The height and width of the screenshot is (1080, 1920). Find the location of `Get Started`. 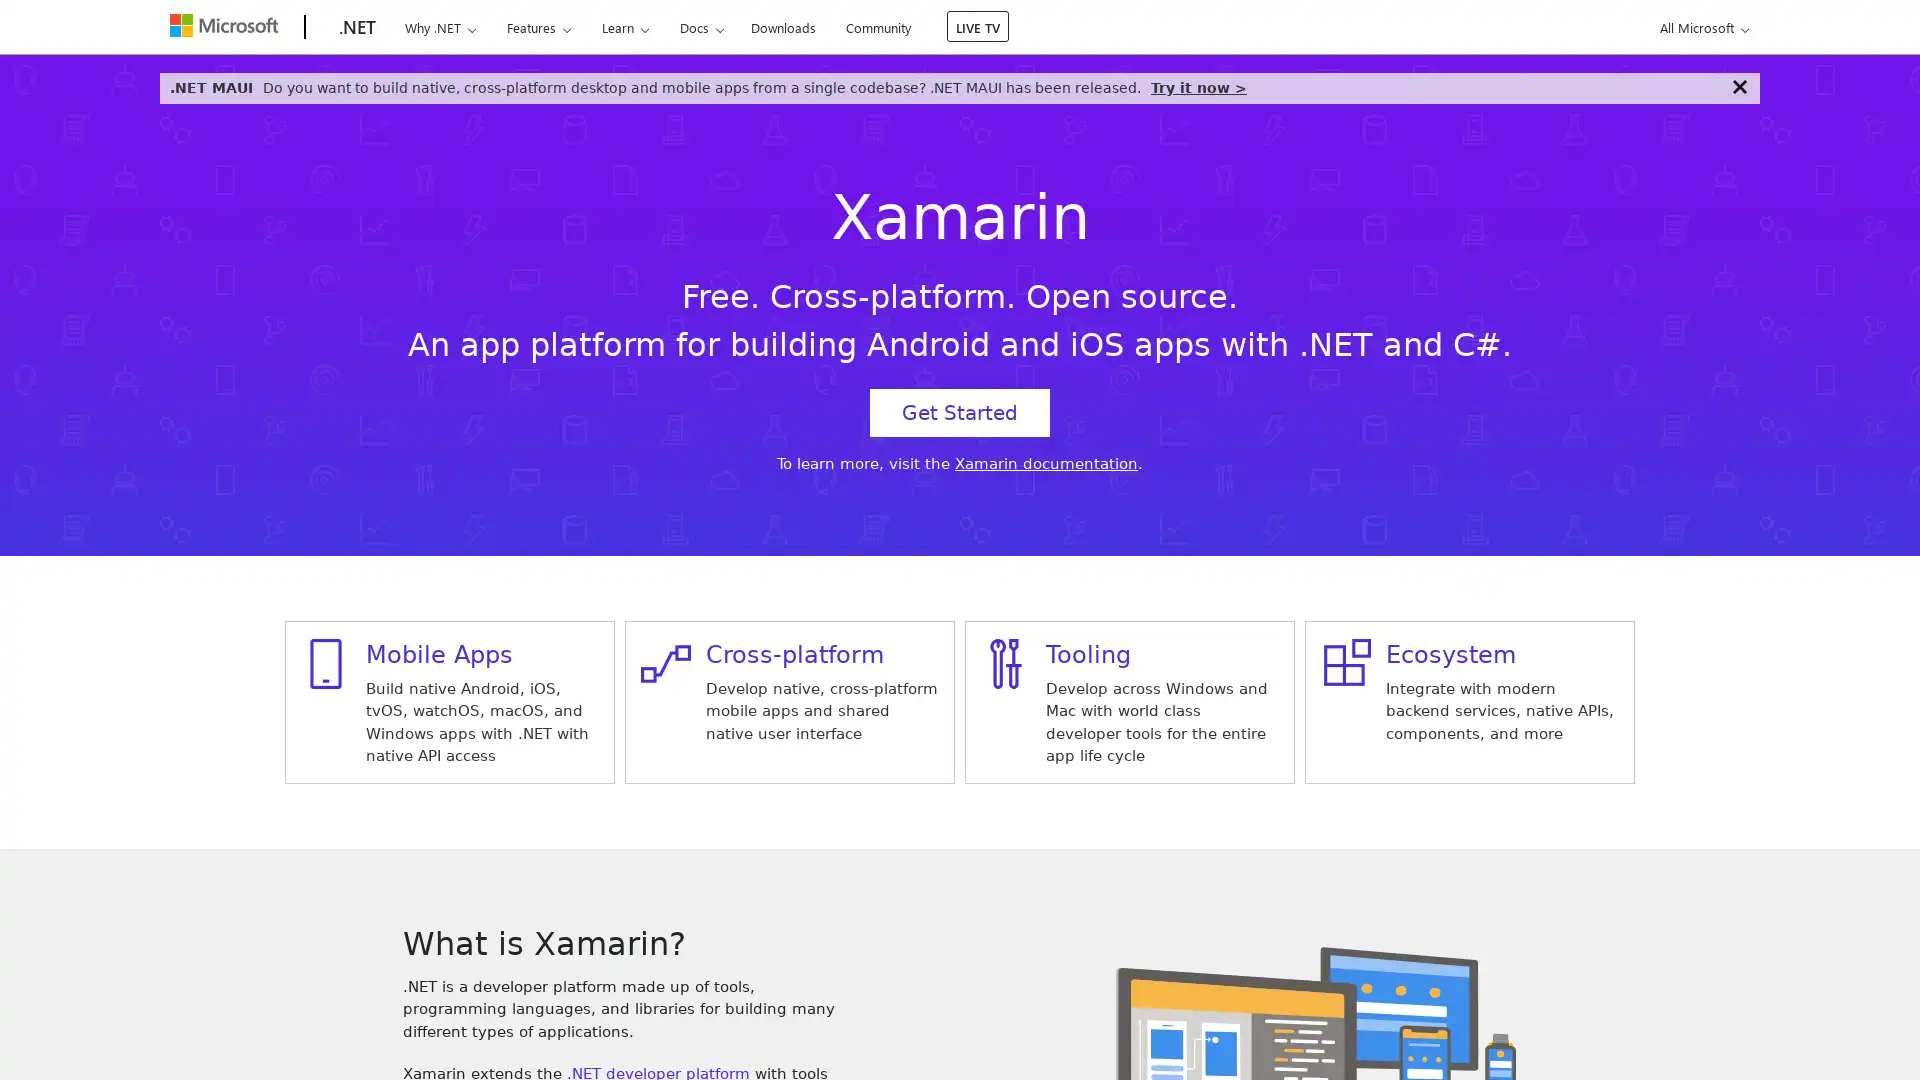

Get Started is located at coordinates (960, 411).